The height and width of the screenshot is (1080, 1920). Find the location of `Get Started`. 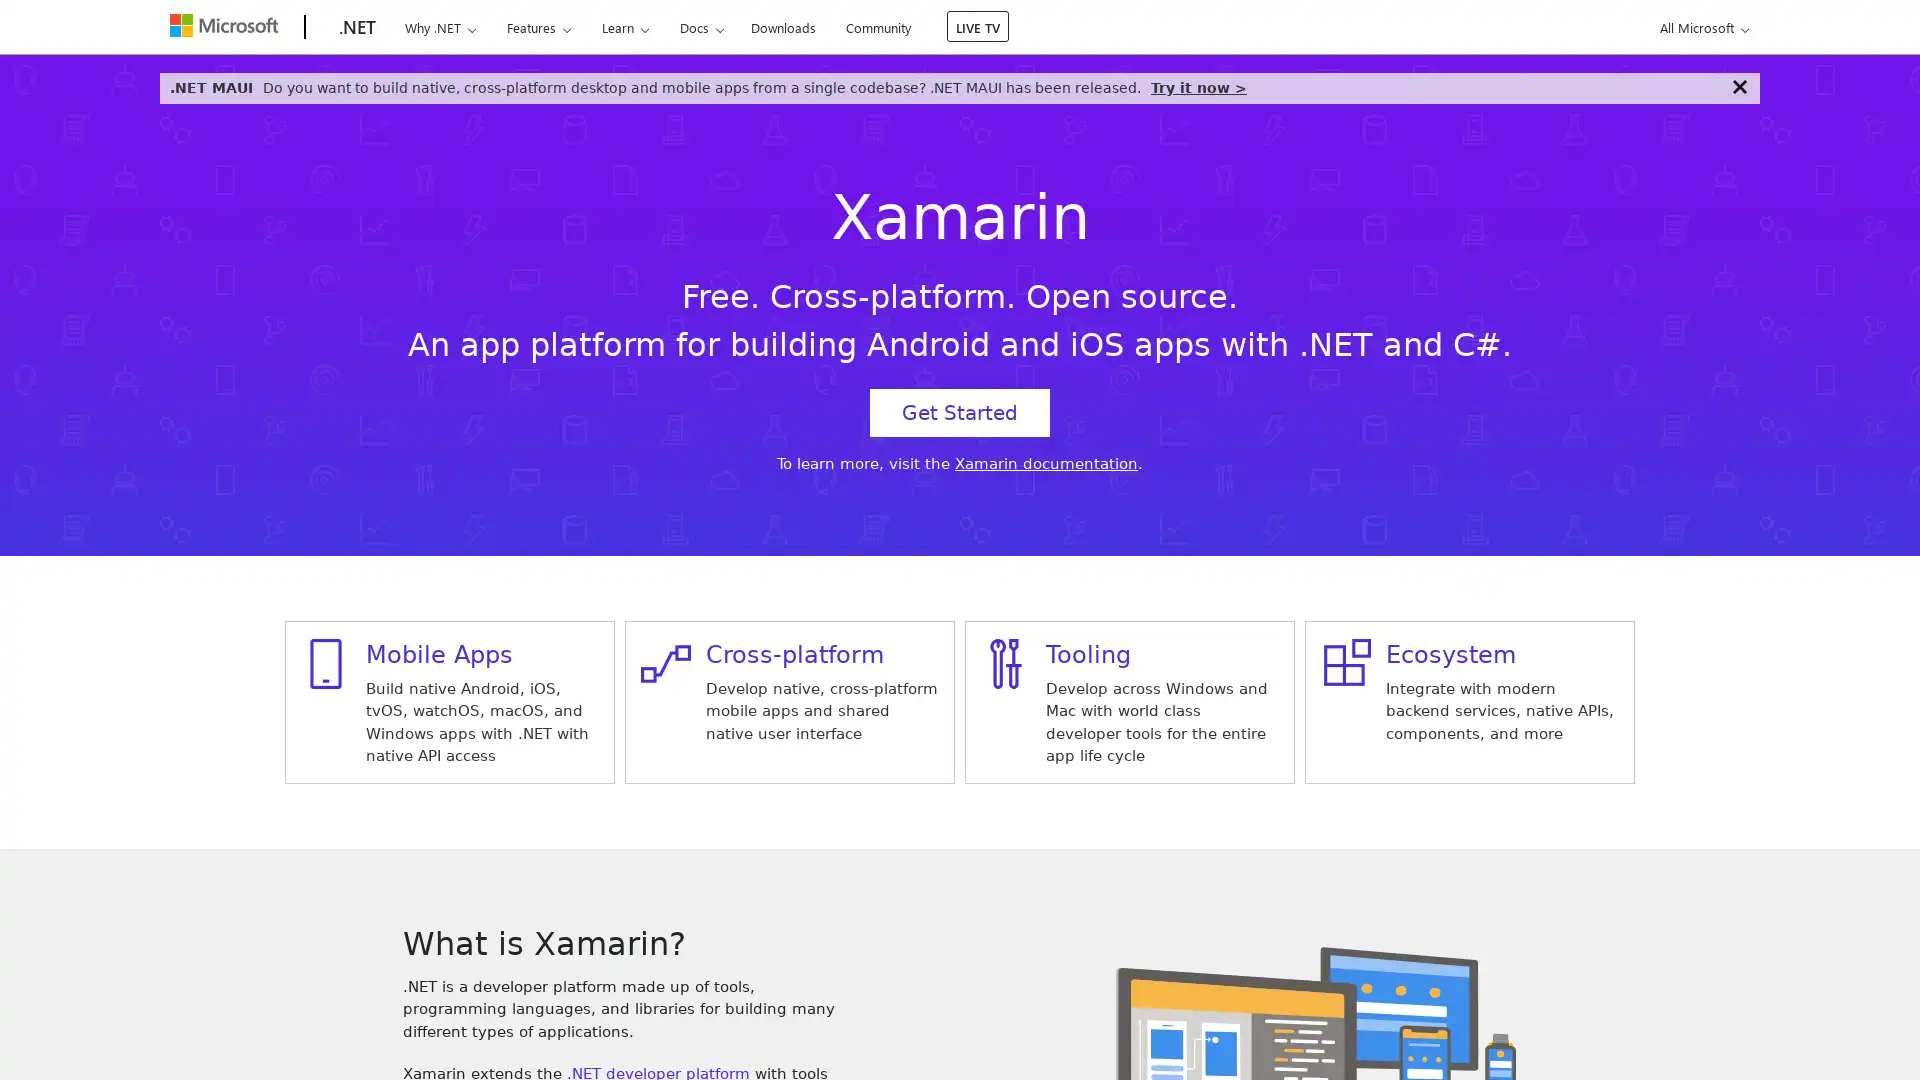

Get Started is located at coordinates (960, 411).